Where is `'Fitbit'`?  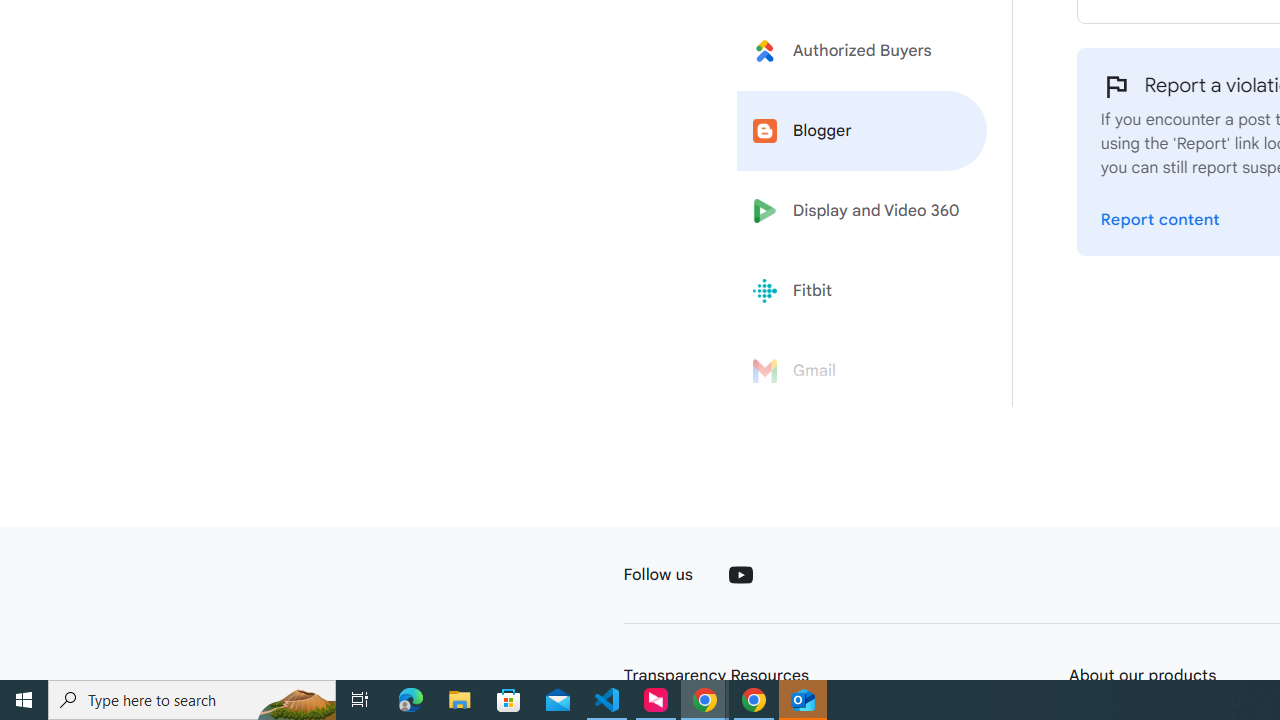 'Fitbit' is located at coordinates (862, 291).